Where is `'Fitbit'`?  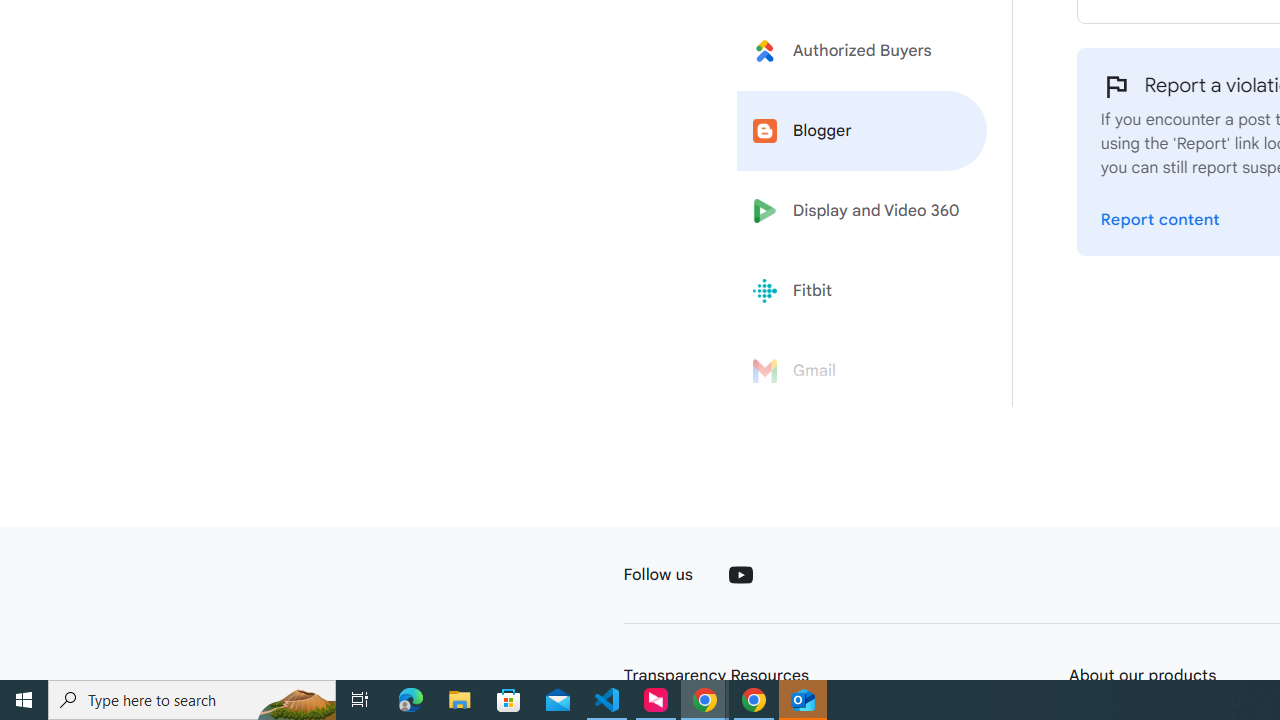 'Fitbit' is located at coordinates (862, 291).